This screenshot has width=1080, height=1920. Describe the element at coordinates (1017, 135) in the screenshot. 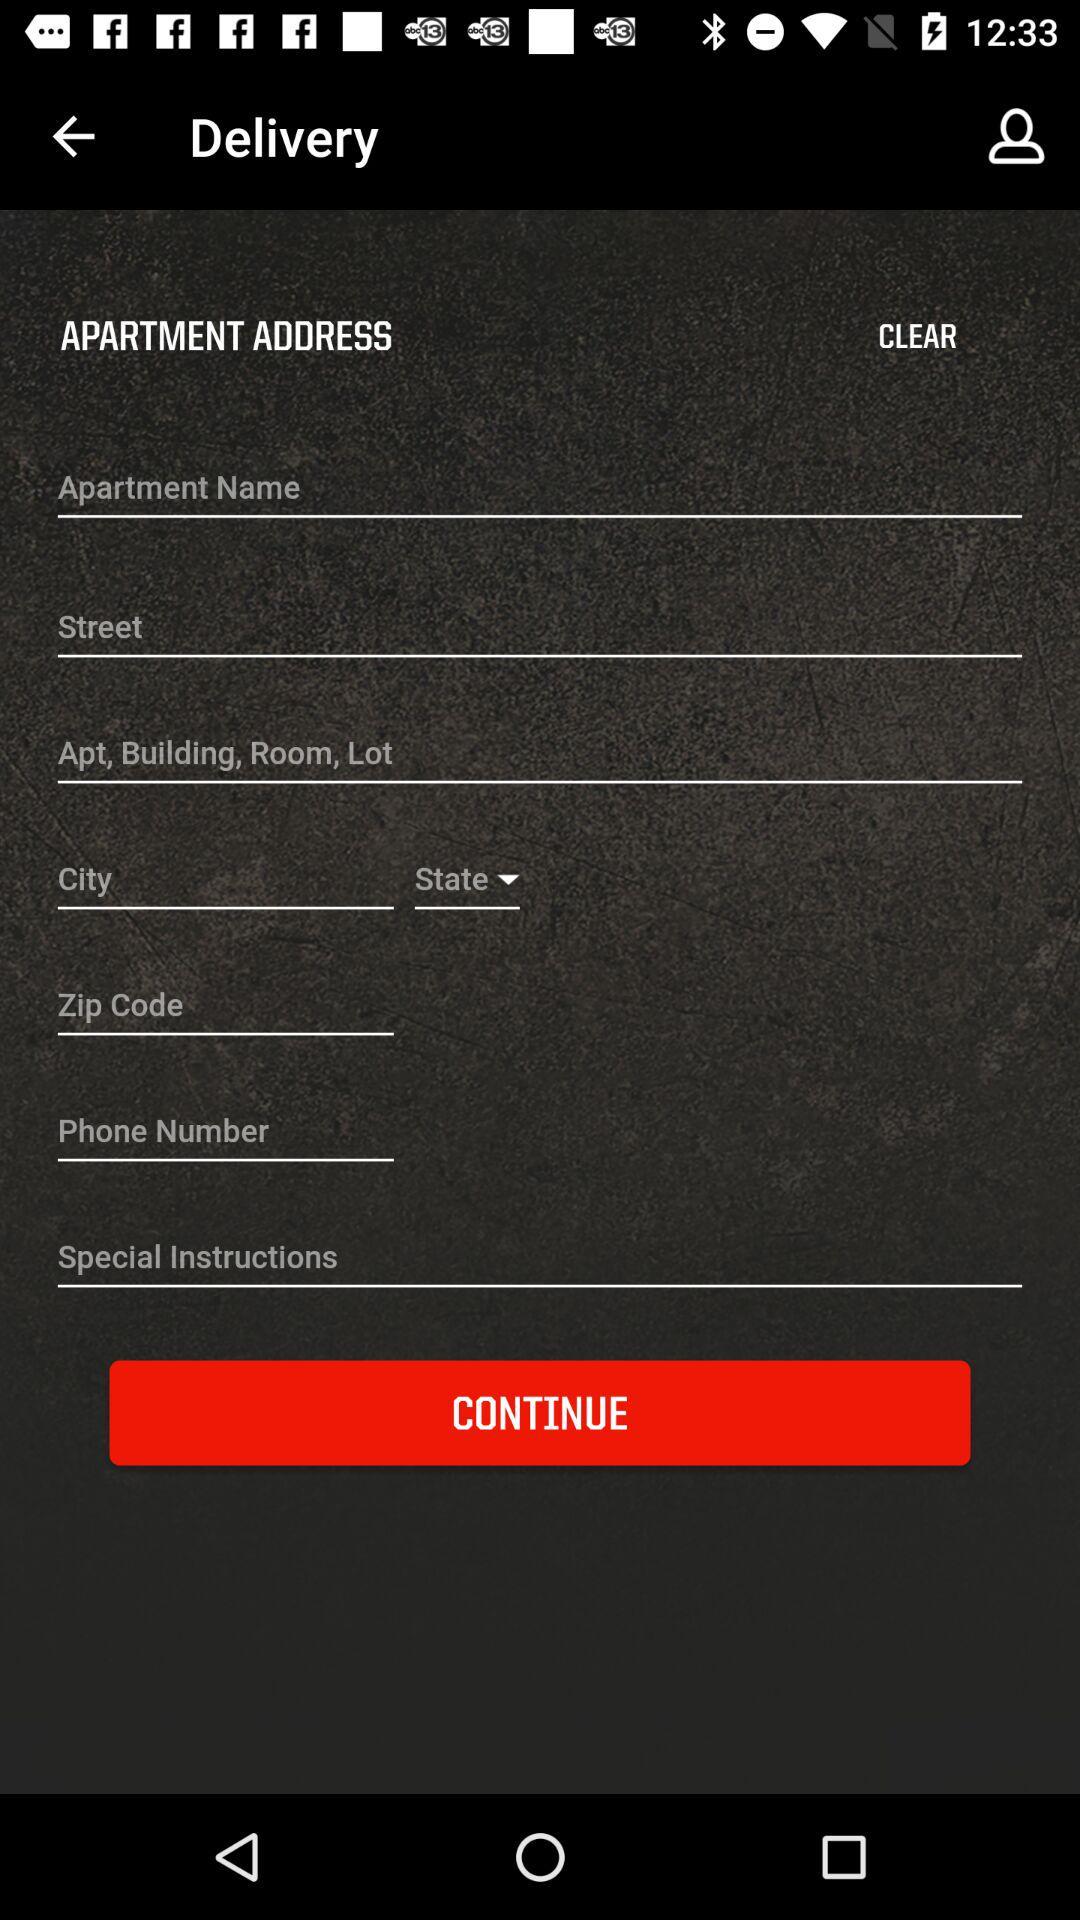

I see `the icon above the clear item` at that location.